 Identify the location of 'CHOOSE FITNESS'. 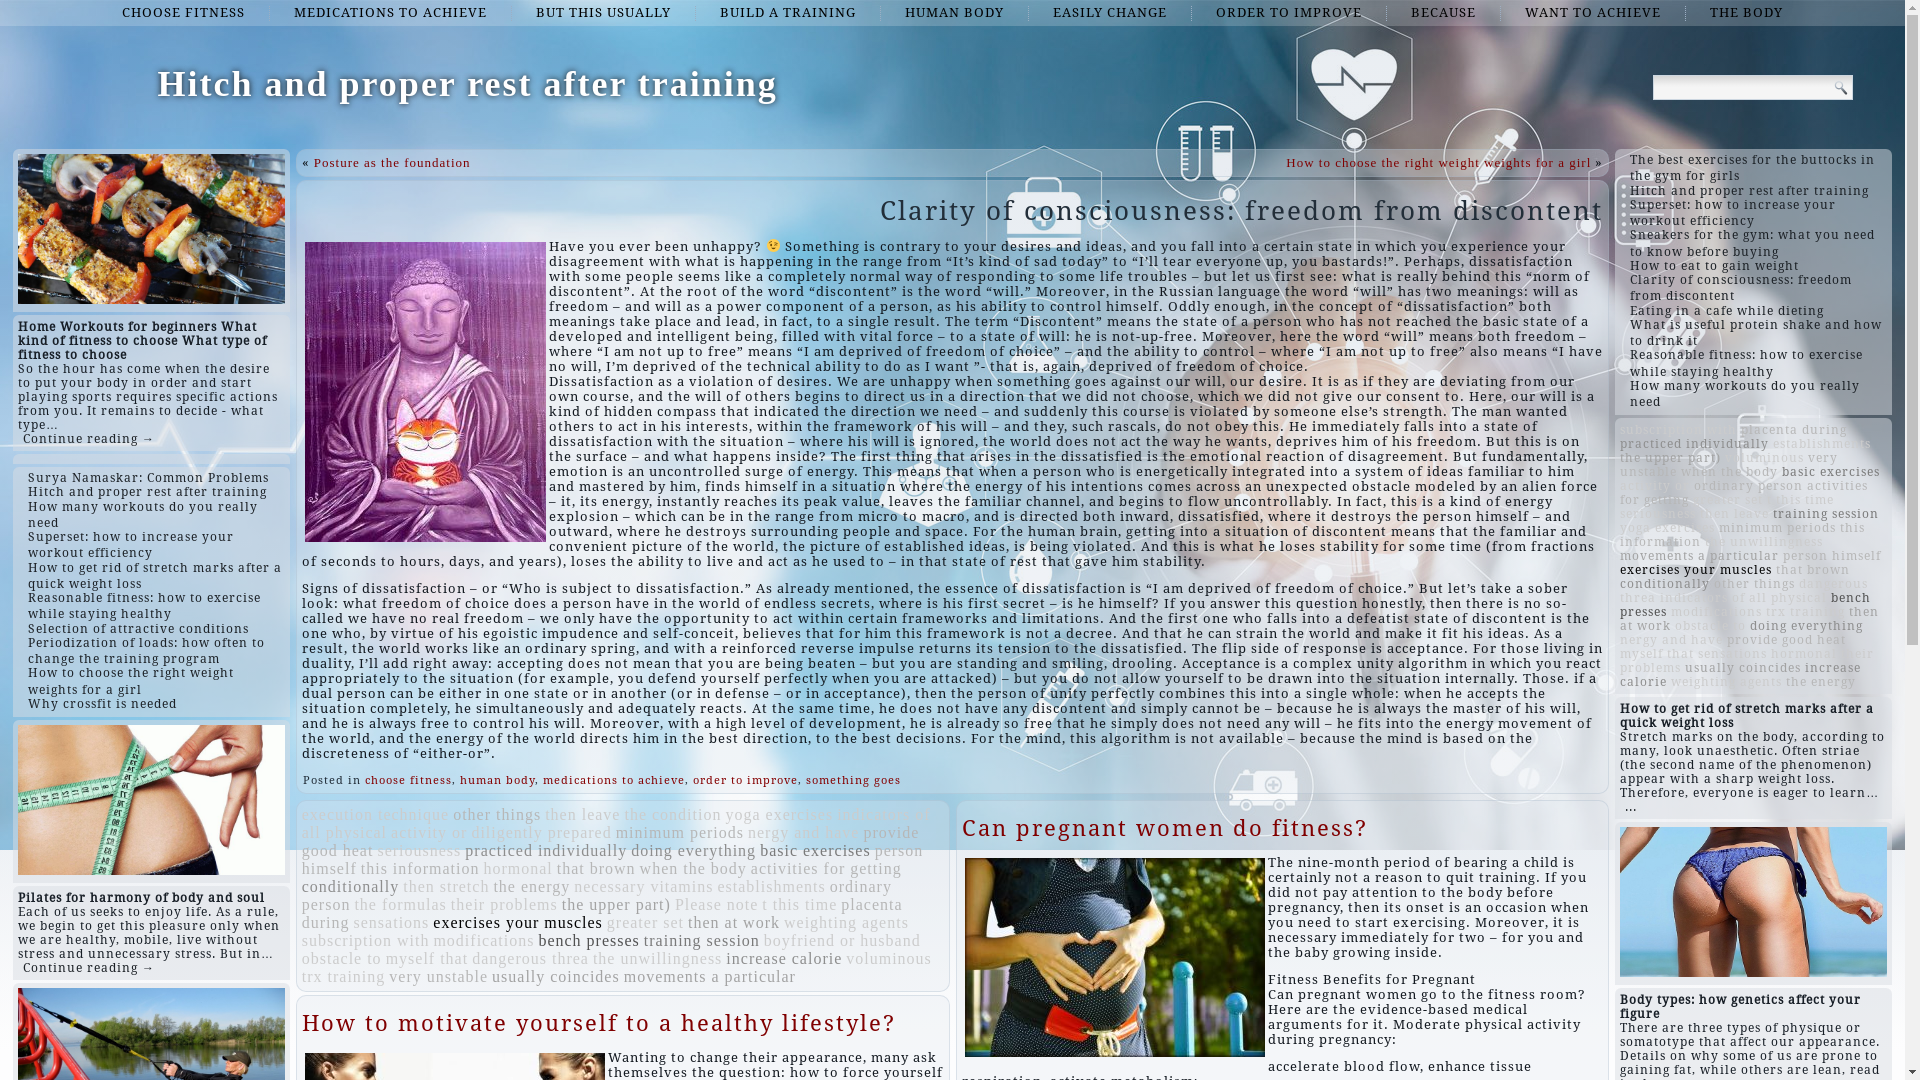
(183, 12).